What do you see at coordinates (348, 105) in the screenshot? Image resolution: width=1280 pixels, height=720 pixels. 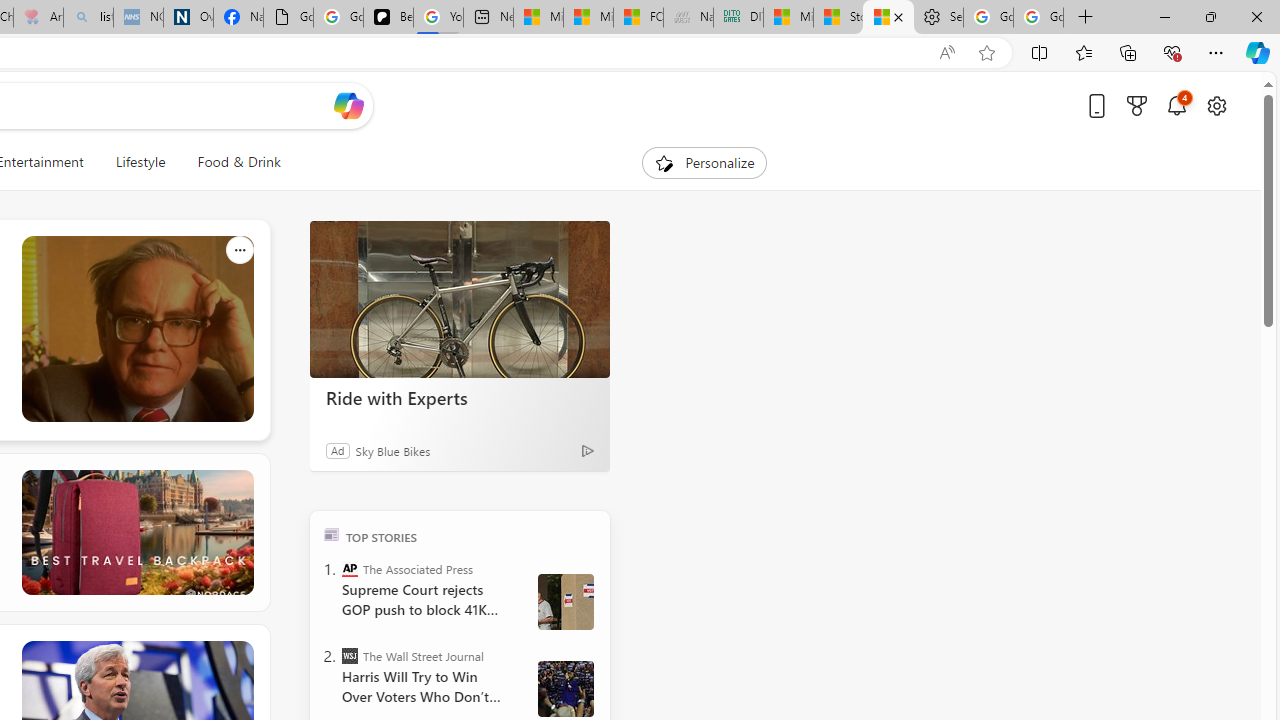 I see `'Open Copilot'` at bounding box center [348, 105].